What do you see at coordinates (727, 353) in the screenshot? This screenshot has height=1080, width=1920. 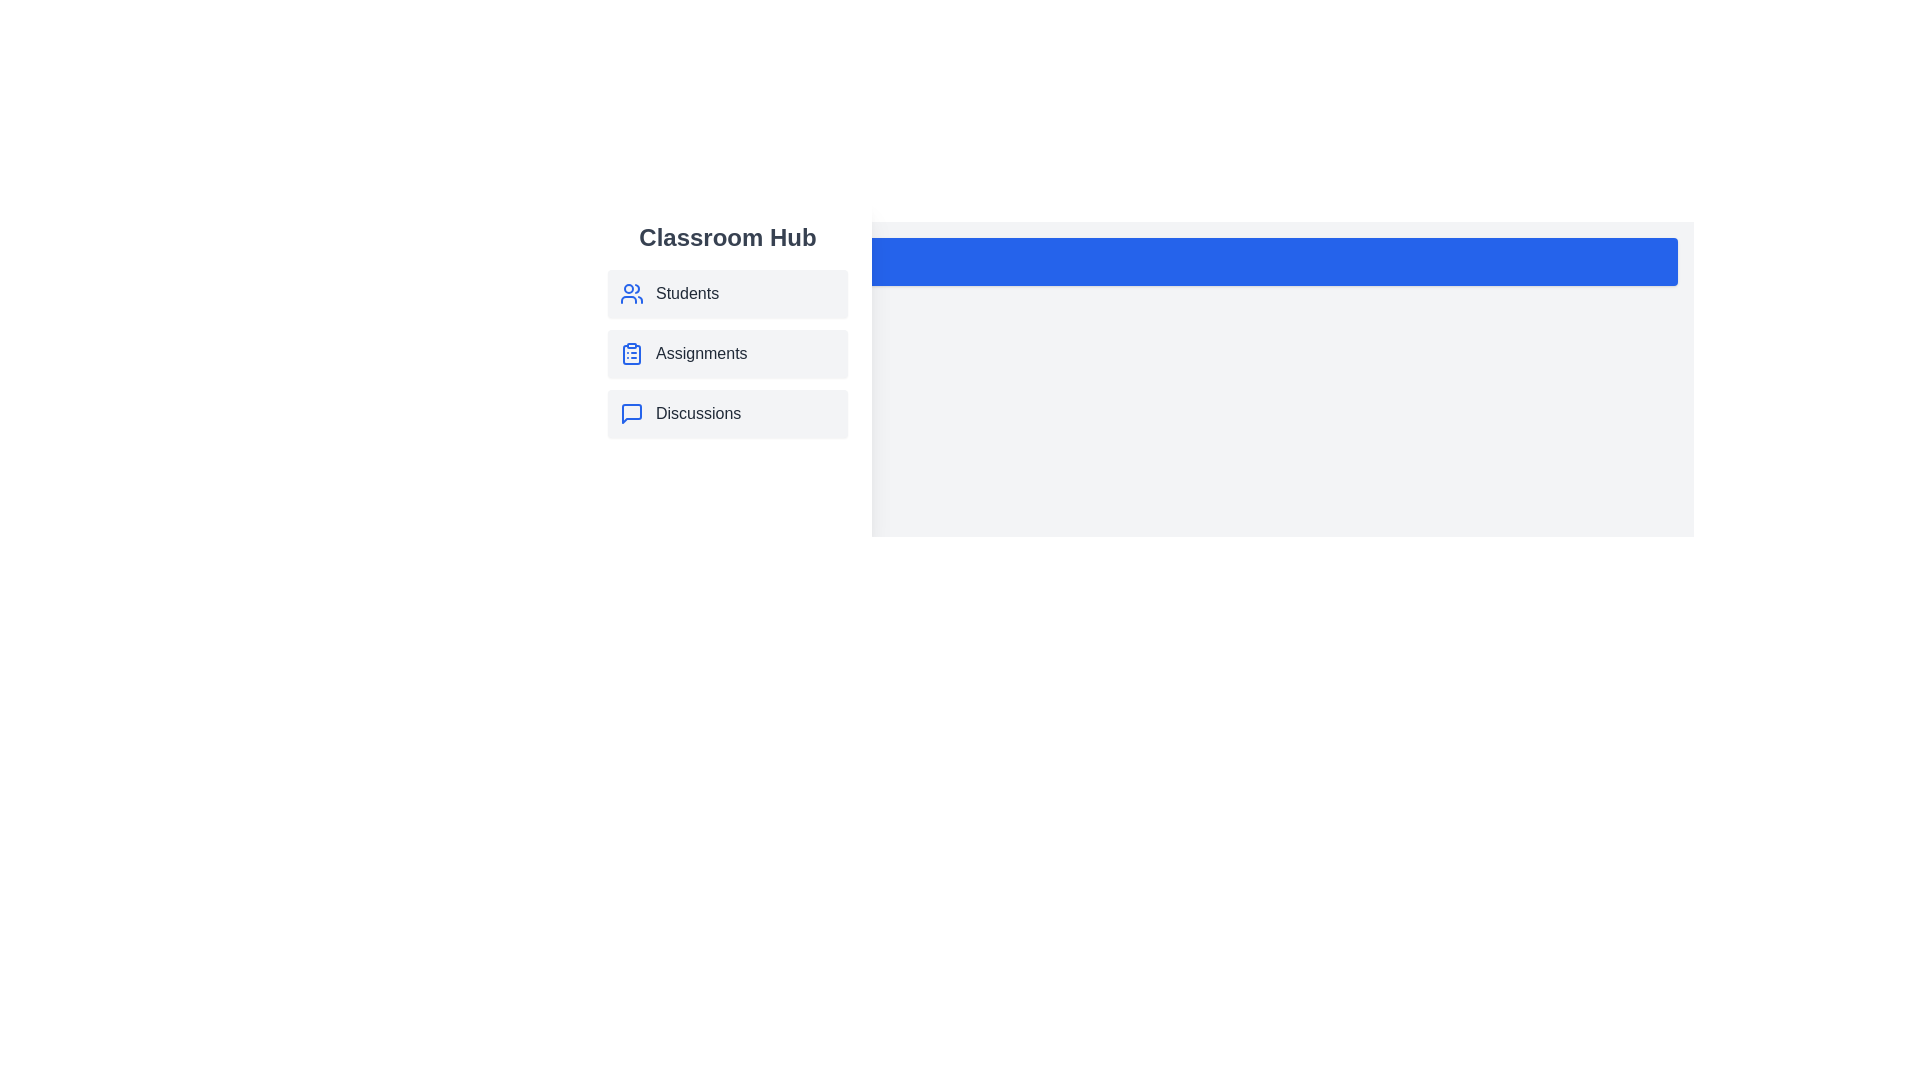 I see `the 'Assignments' section in the drawer` at bounding box center [727, 353].